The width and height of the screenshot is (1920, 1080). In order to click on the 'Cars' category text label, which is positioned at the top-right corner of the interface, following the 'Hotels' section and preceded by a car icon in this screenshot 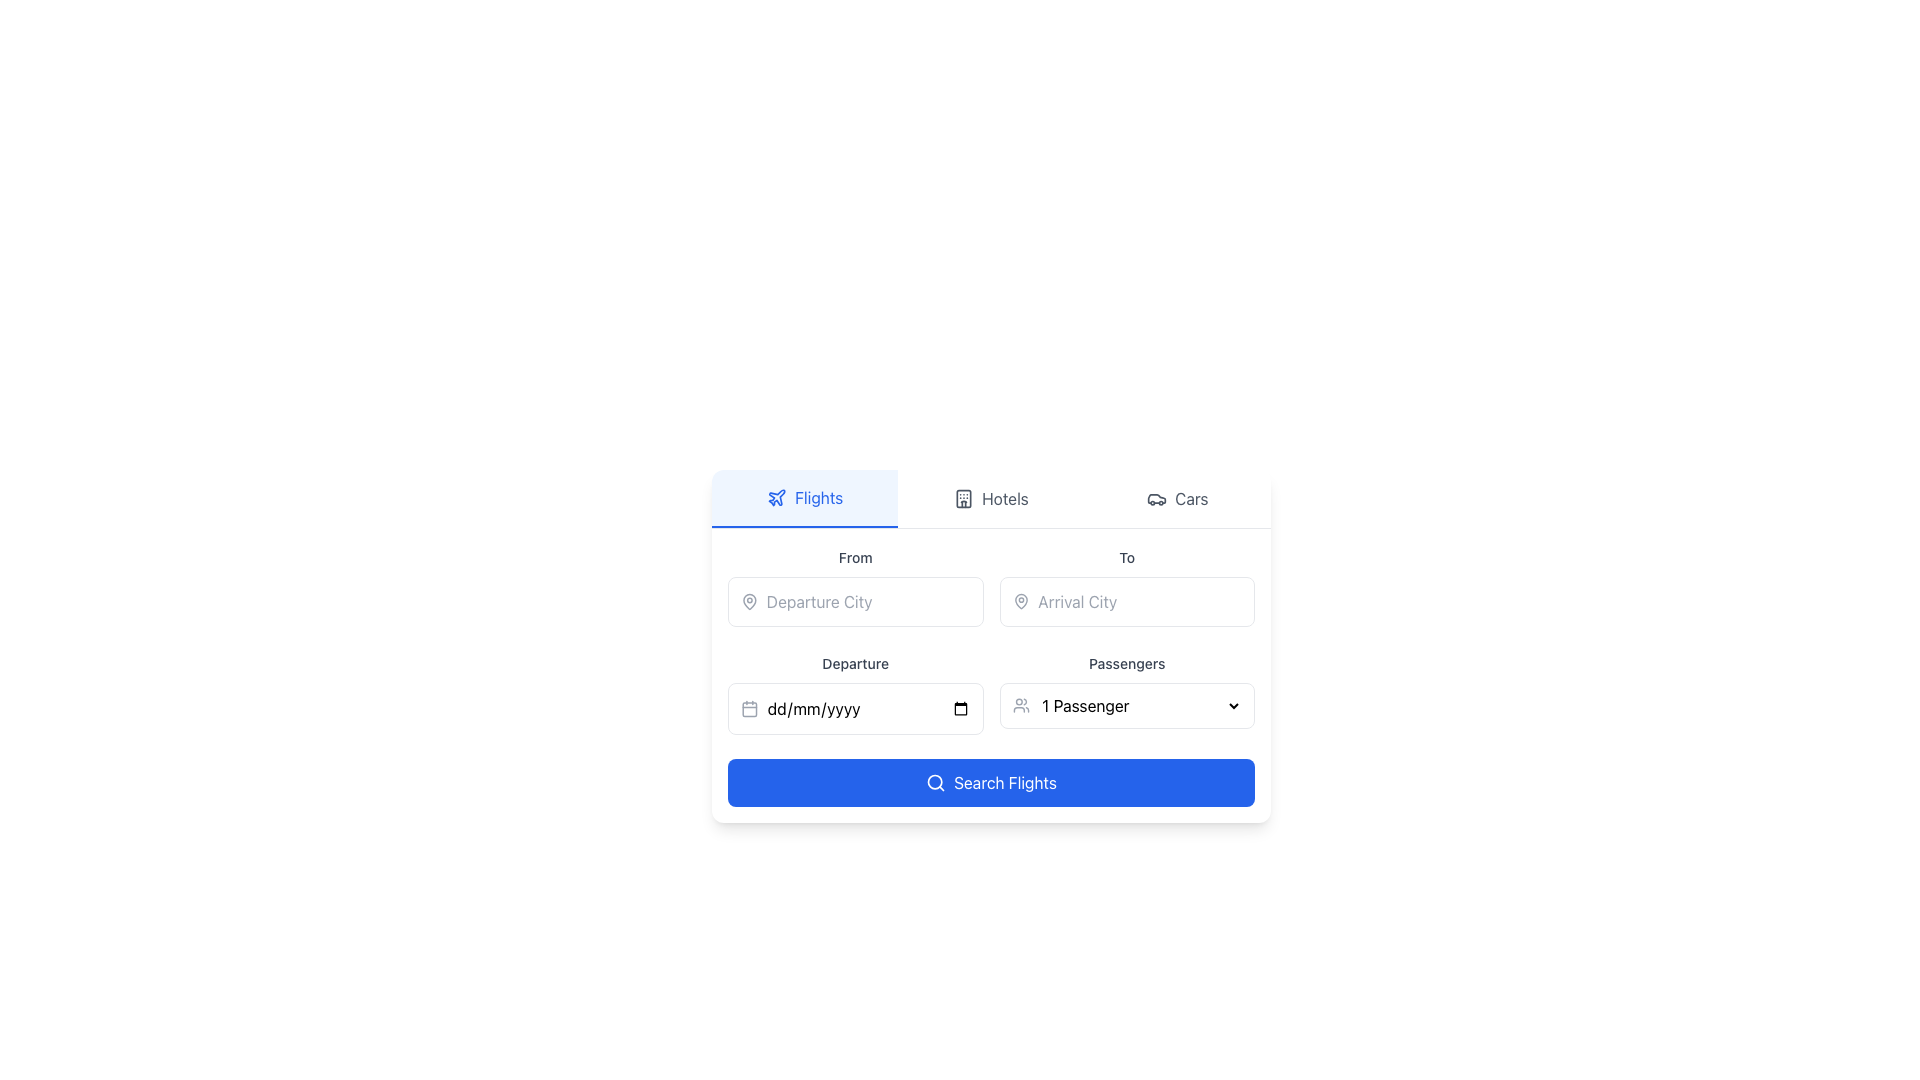, I will do `click(1191, 497)`.